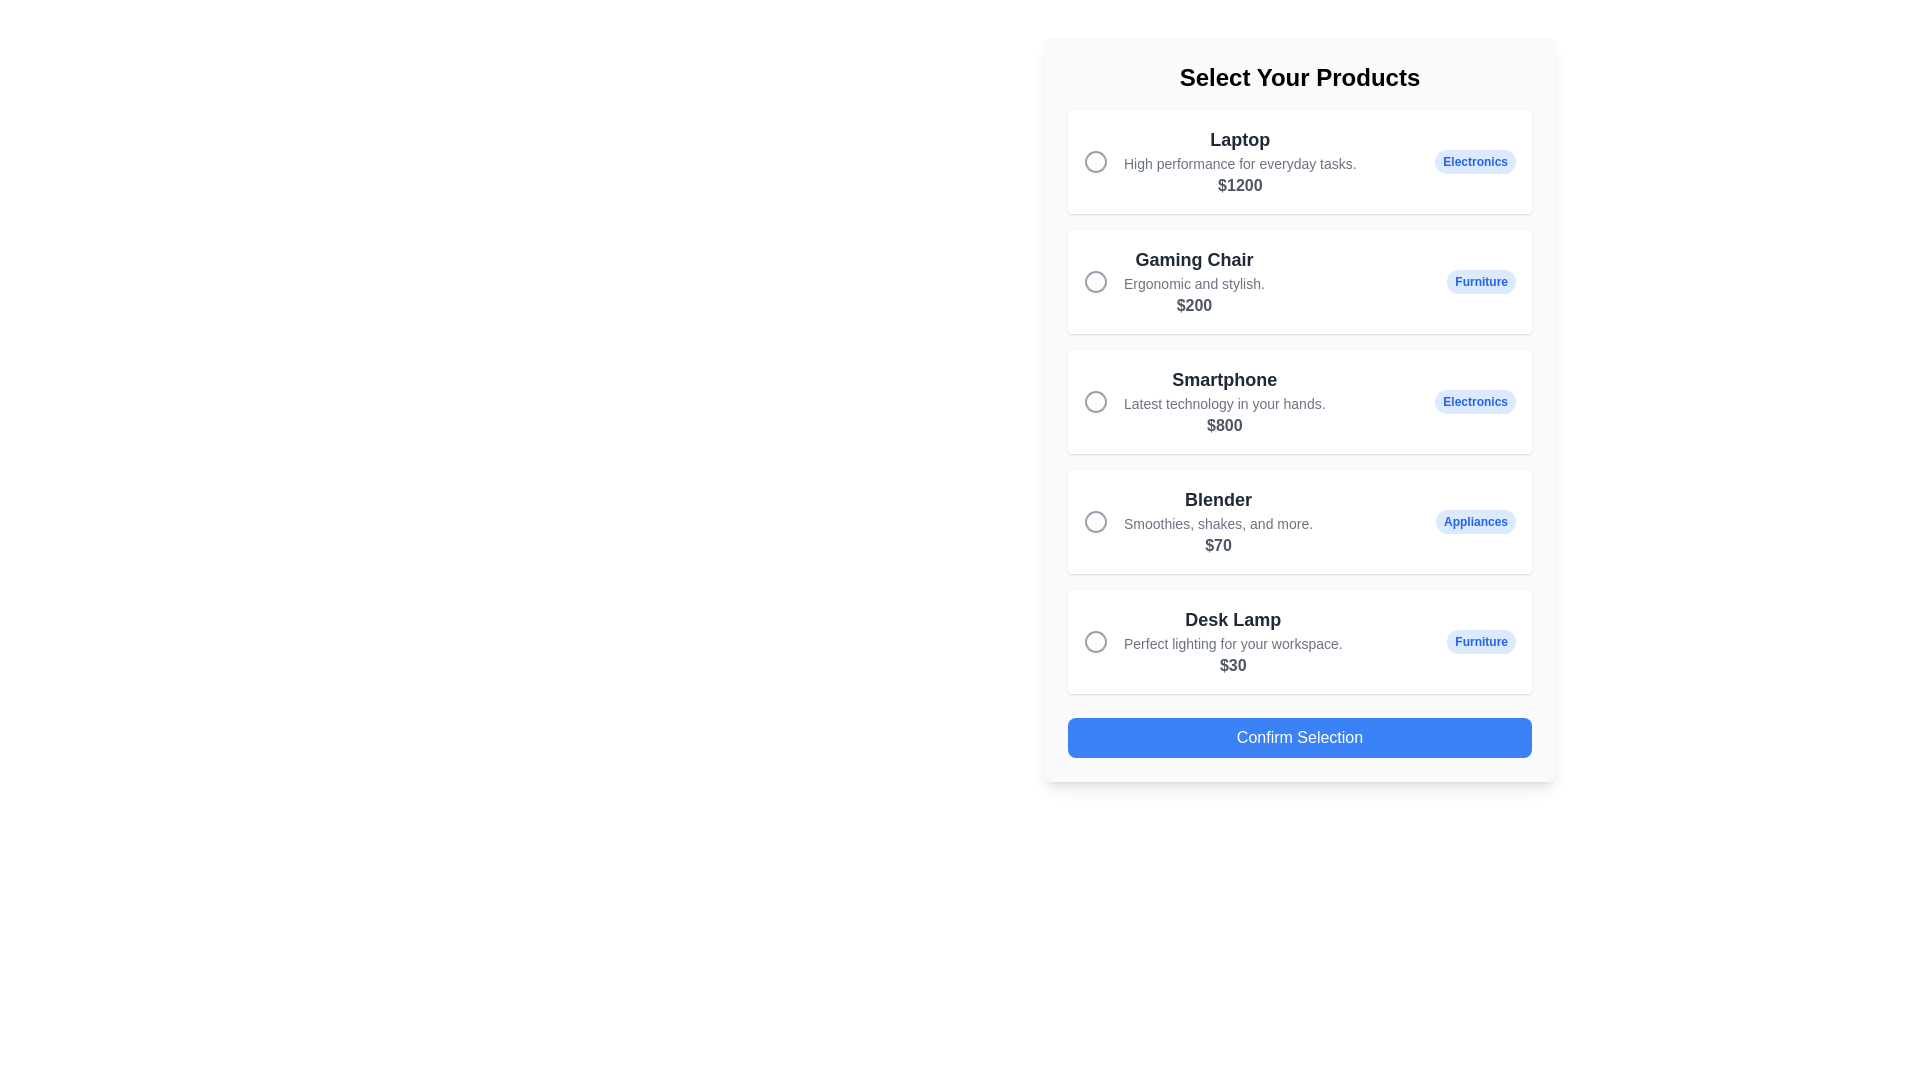  Describe the element at coordinates (1223, 404) in the screenshot. I see `the static text description element that provides details about the product 'Smartphone', located below the title and above the price` at that location.